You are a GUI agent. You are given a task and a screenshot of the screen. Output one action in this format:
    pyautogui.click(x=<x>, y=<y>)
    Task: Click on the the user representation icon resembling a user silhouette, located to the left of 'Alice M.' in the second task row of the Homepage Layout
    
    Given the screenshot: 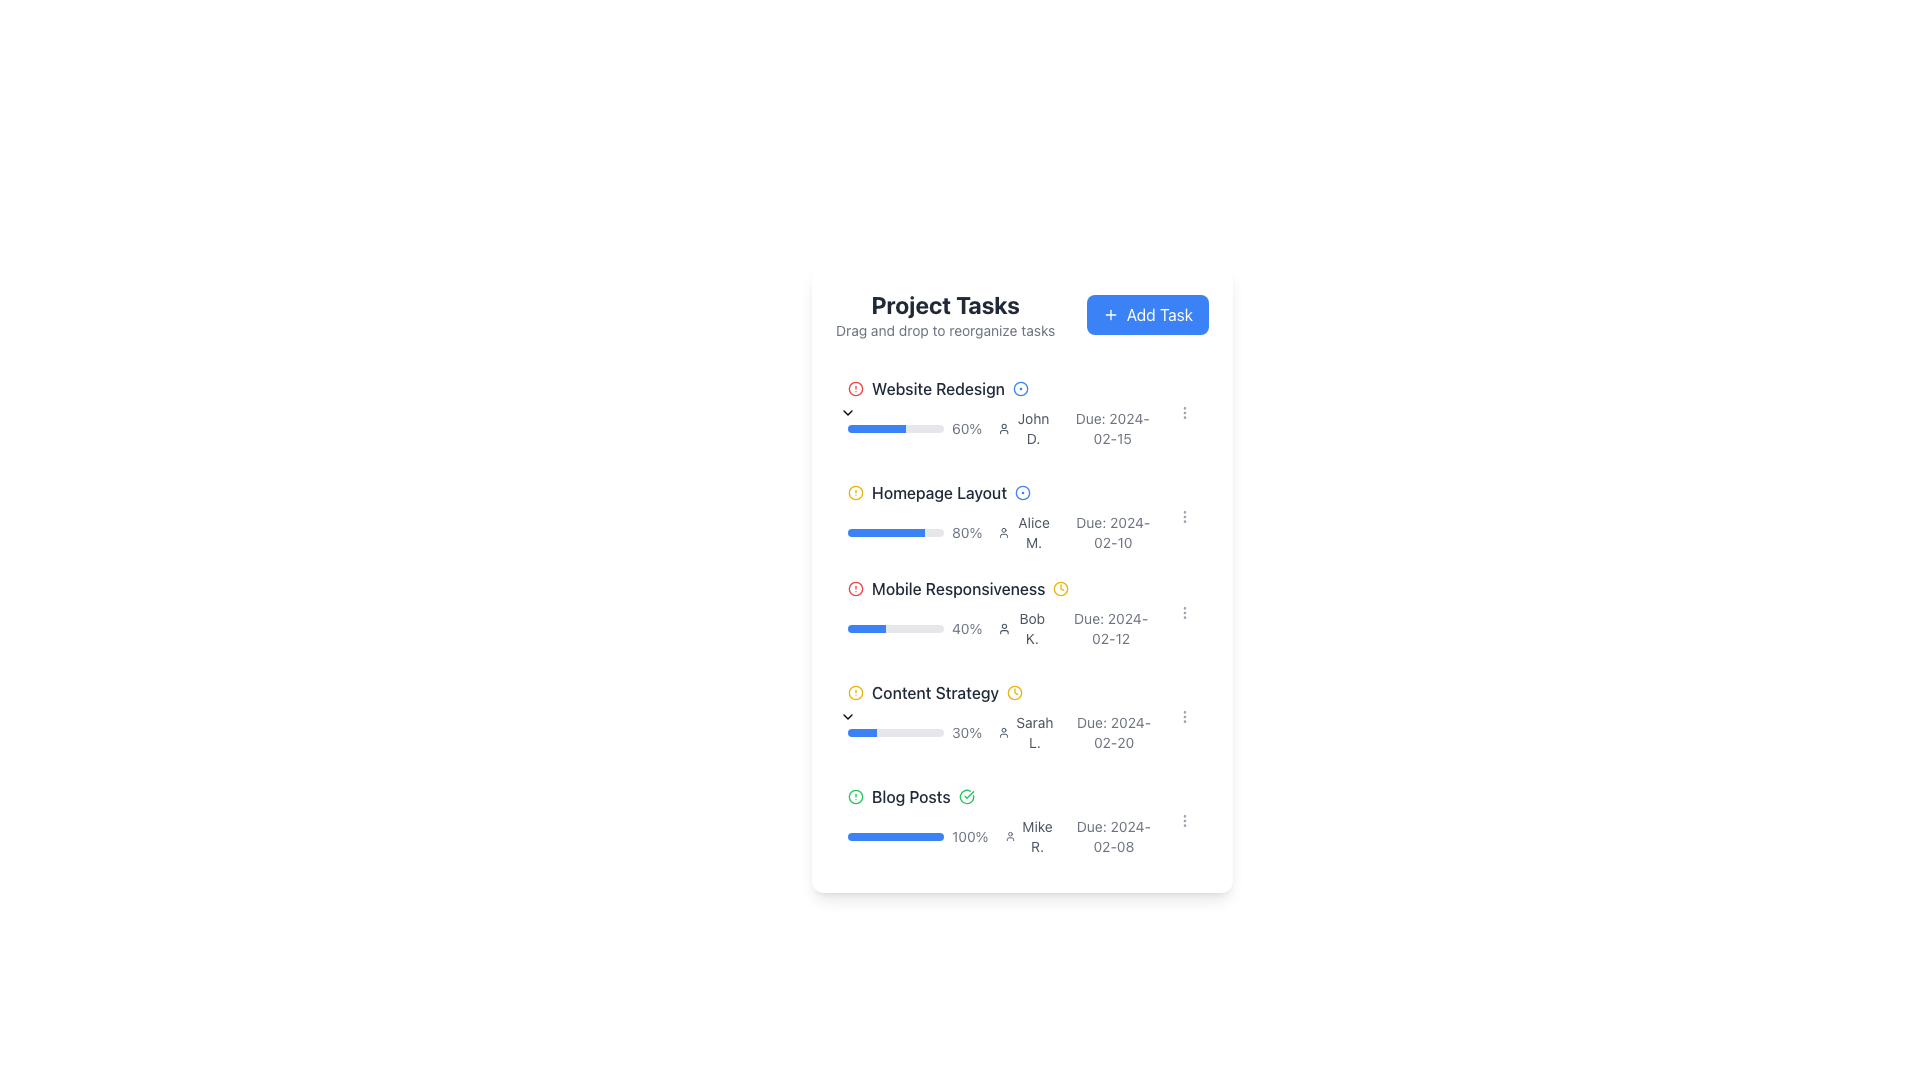 What is the action you would take?
    pyautogui.click(x=1004, y=531)
    